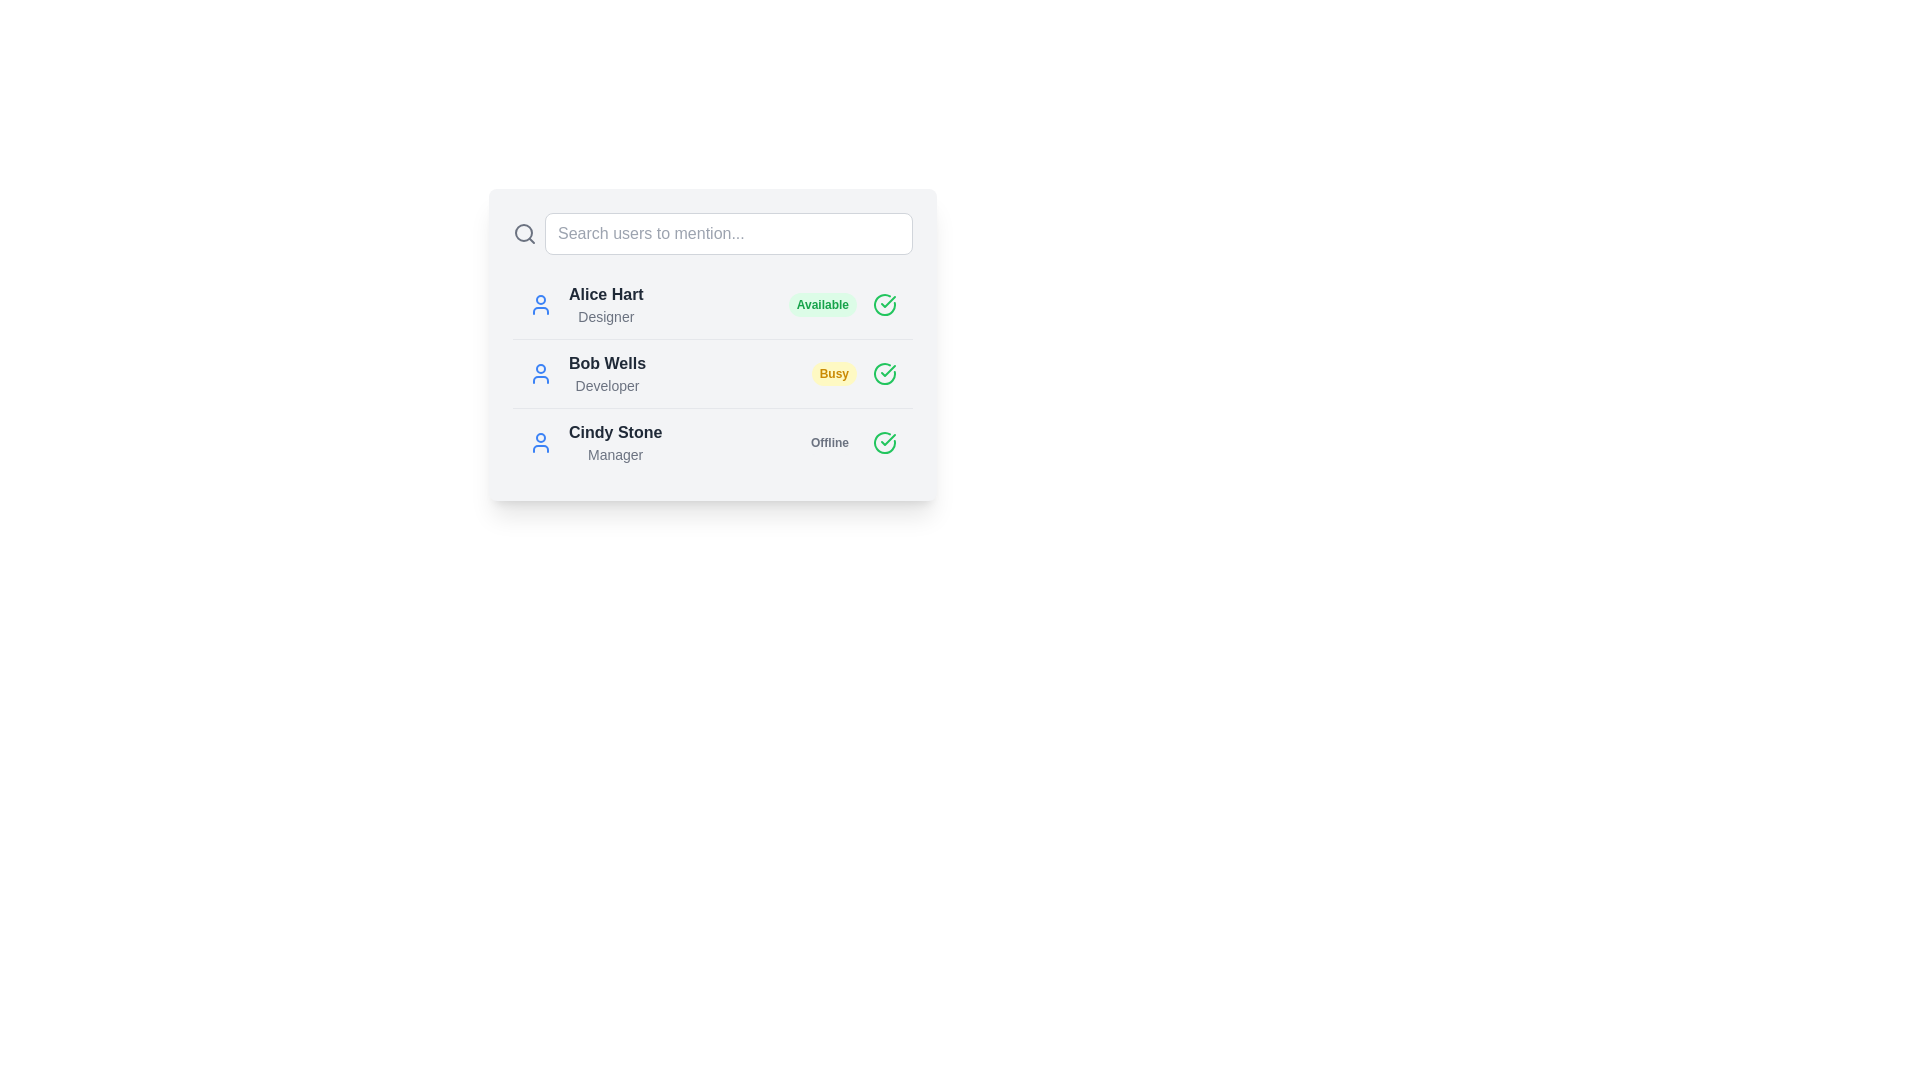  Describe the element at coordinates (883, 442) in the screenshot. I see `the state of the circular green check mark icon indicating success, located in the last user card for 'Cindy Stone' with 'Offline' status` at that location.